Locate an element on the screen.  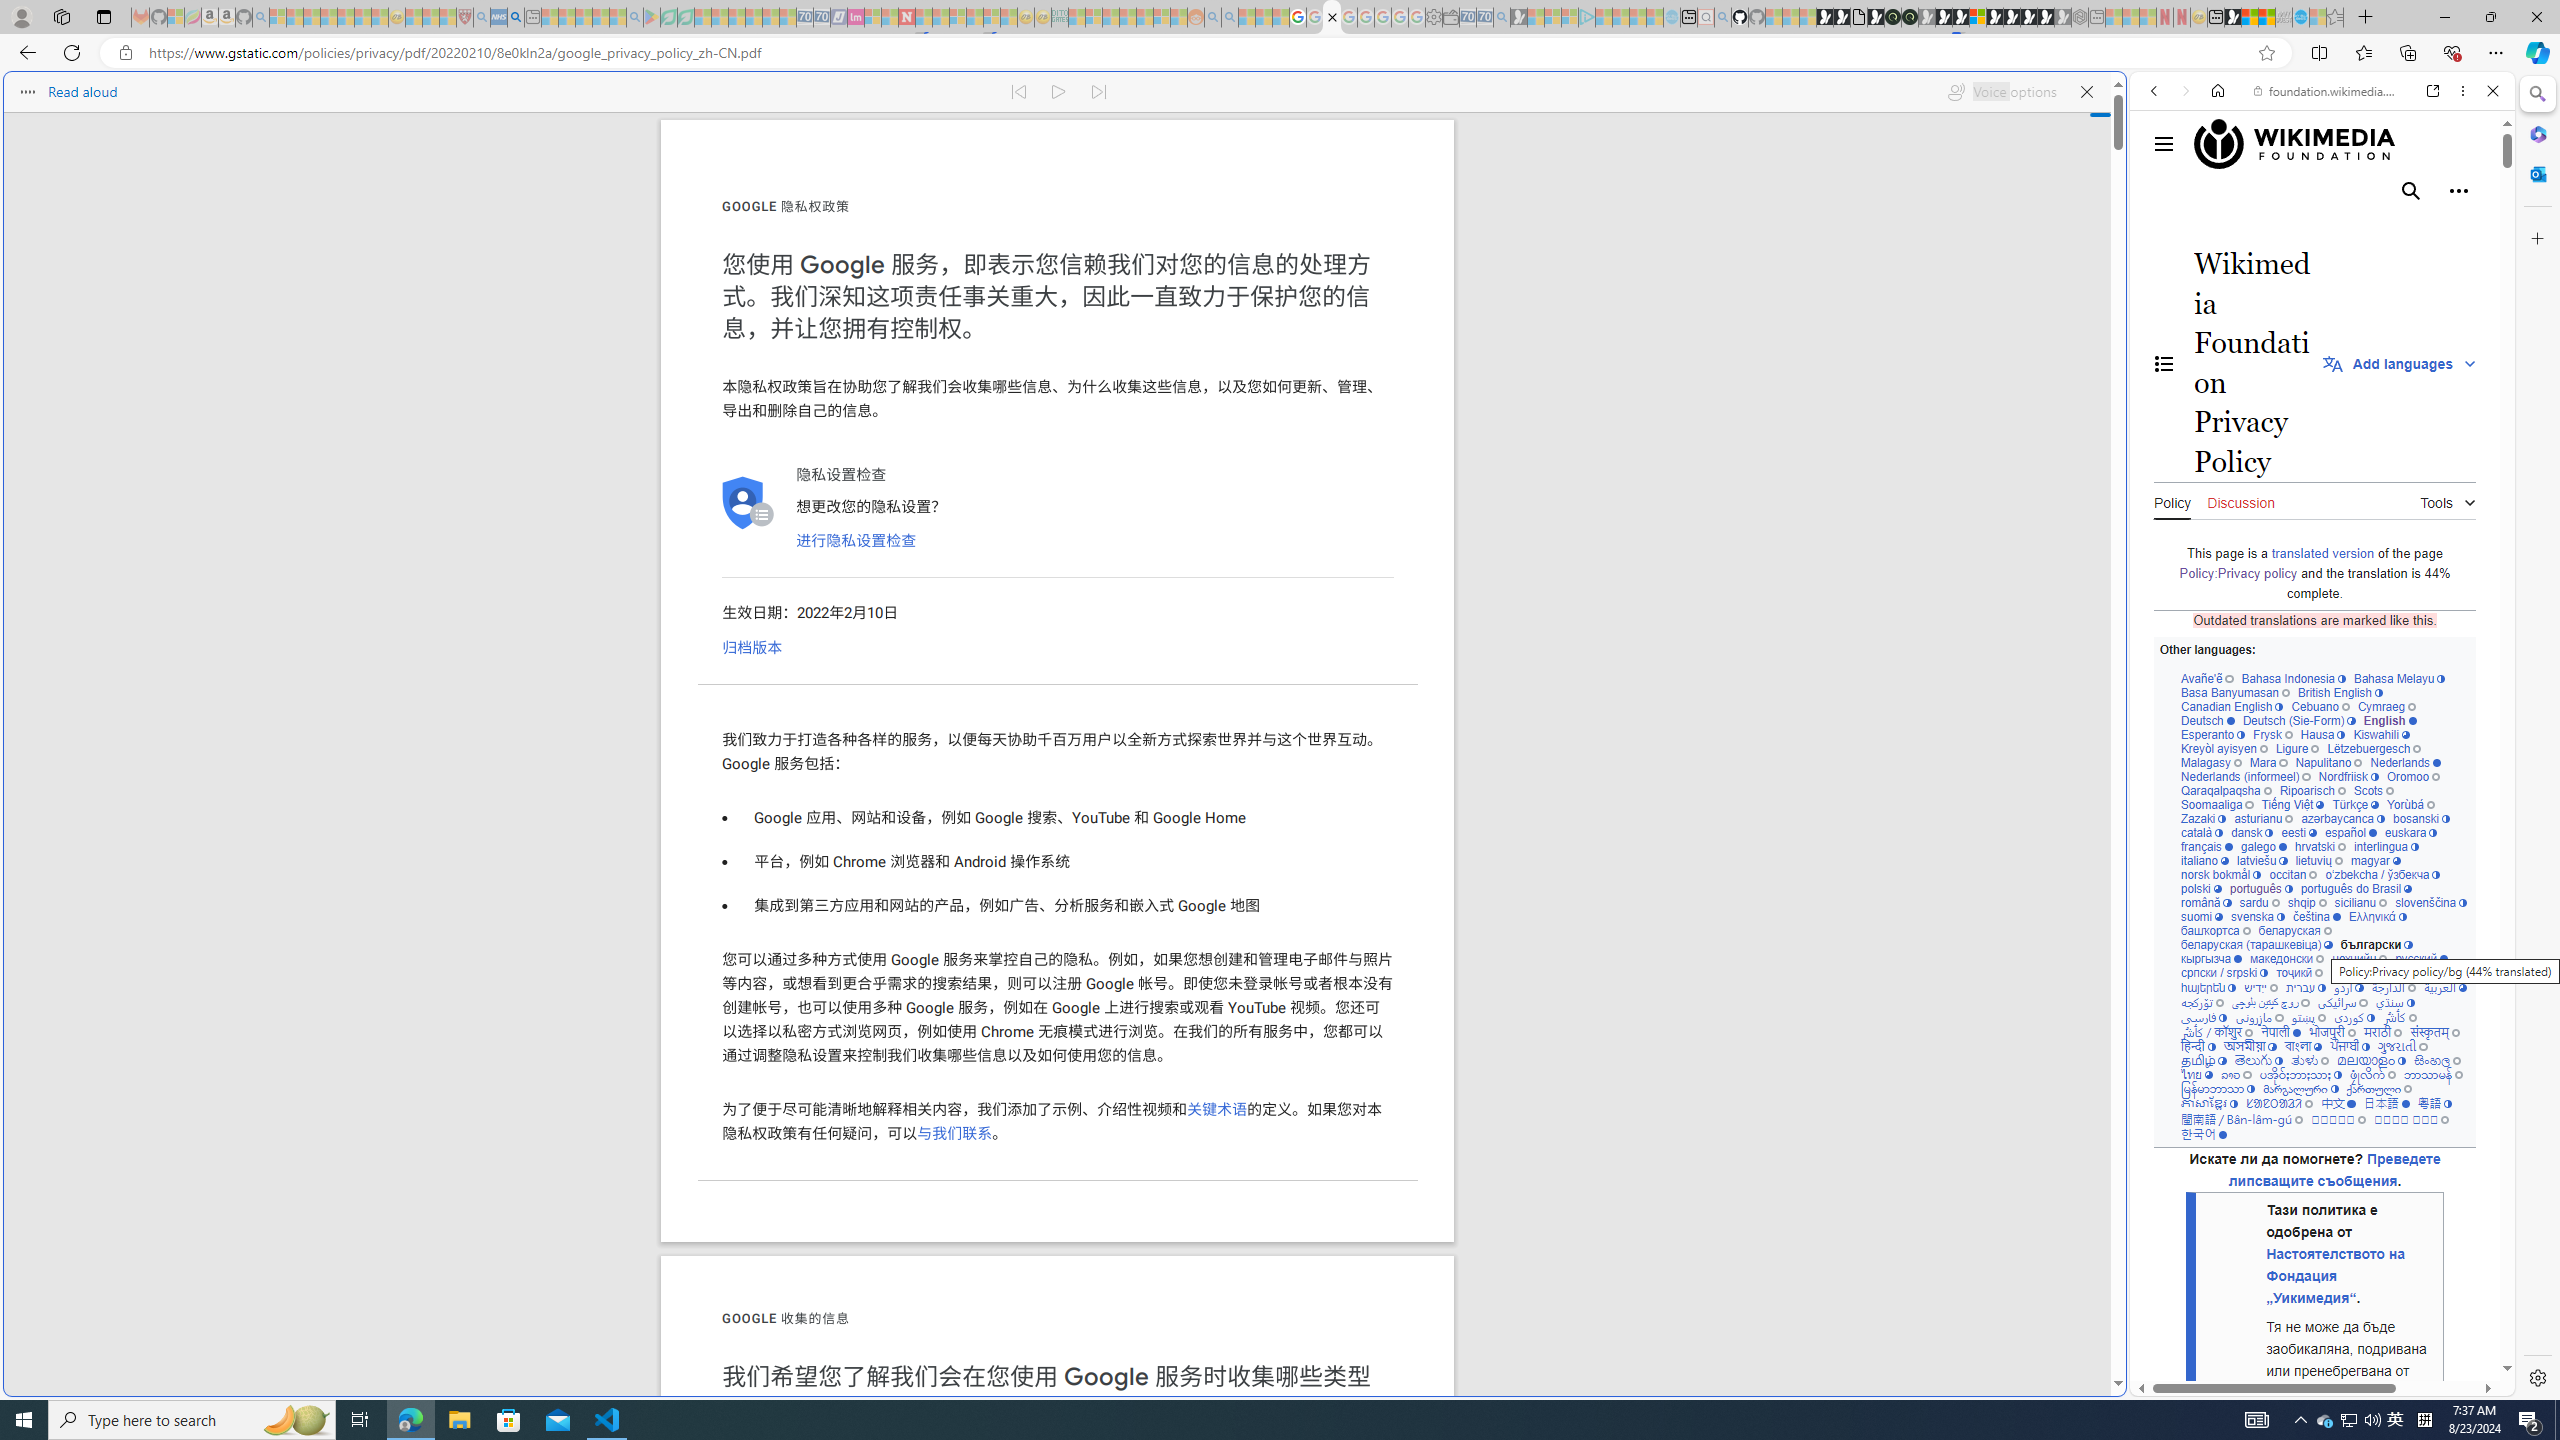
'bosanski' is located at coordinates (2420, 817).